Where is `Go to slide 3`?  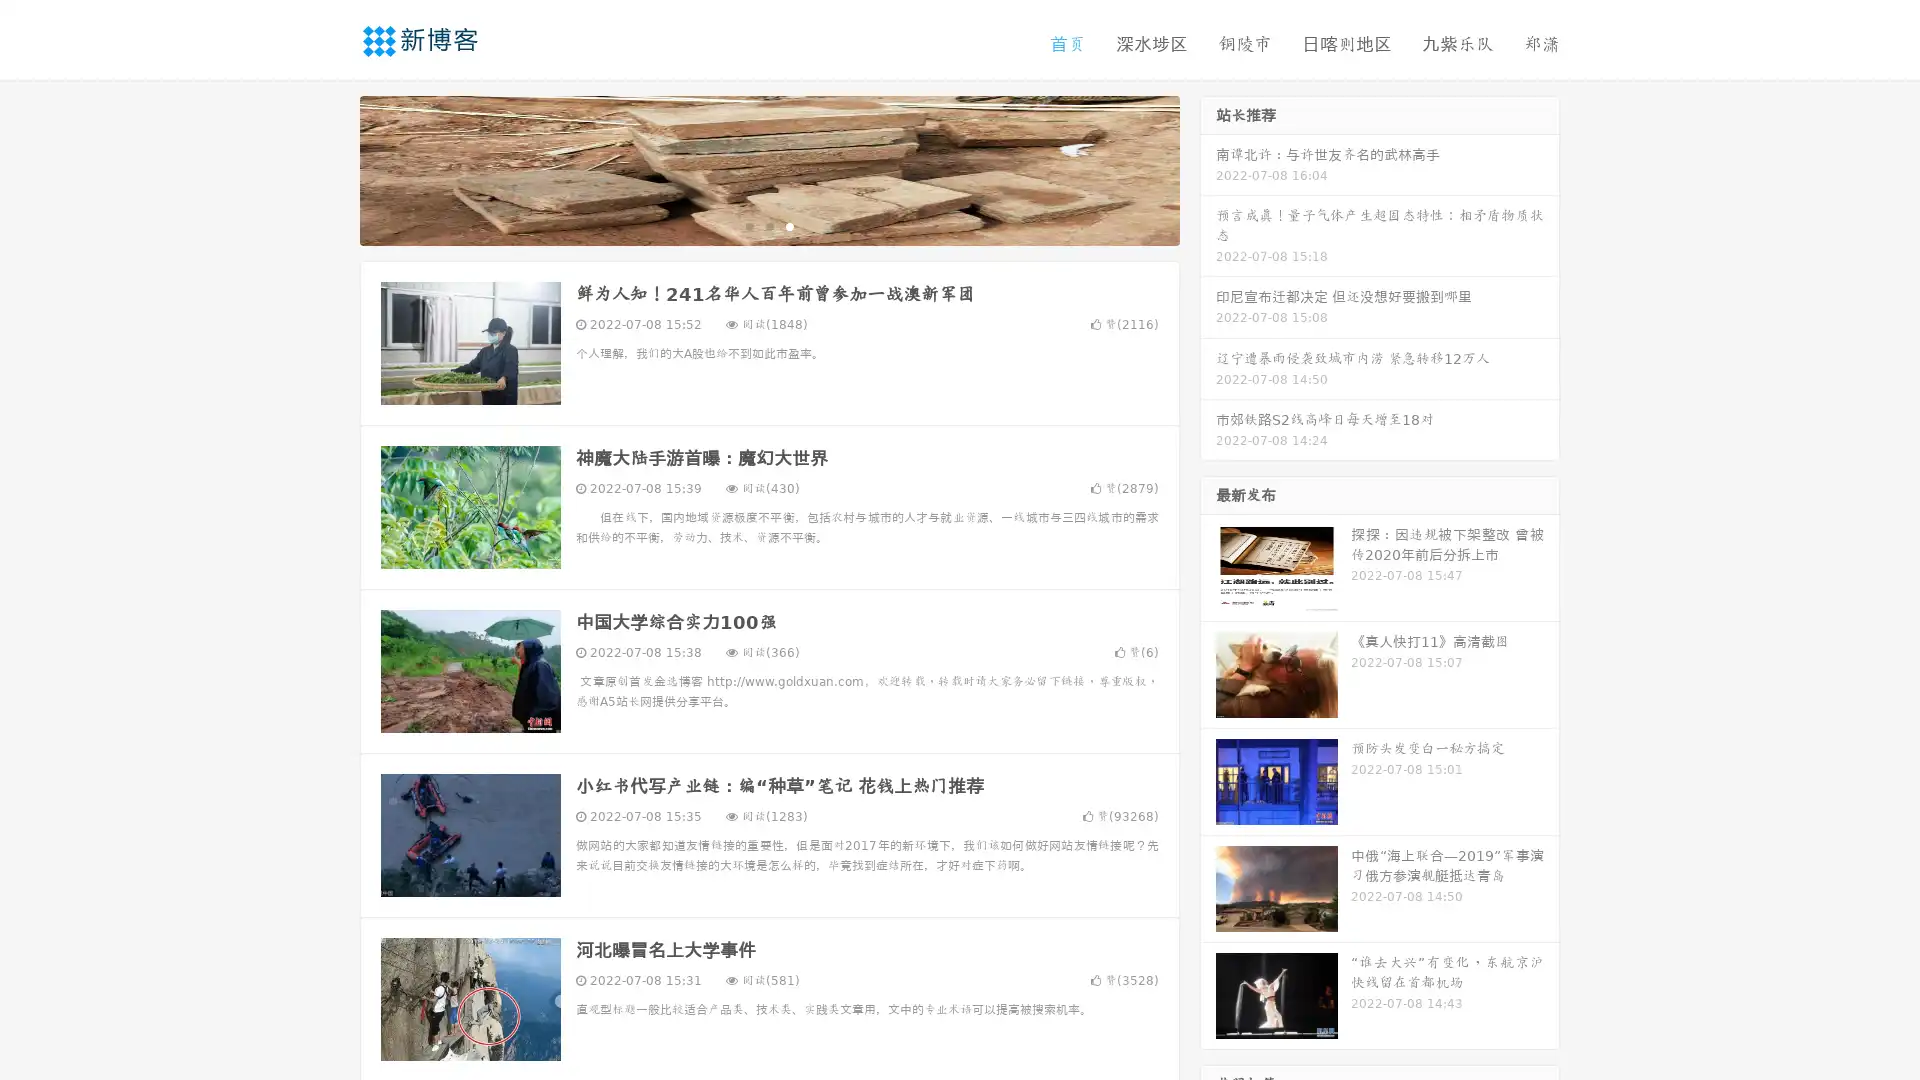
Go to slide 3 is located at coordinates (789, 225).